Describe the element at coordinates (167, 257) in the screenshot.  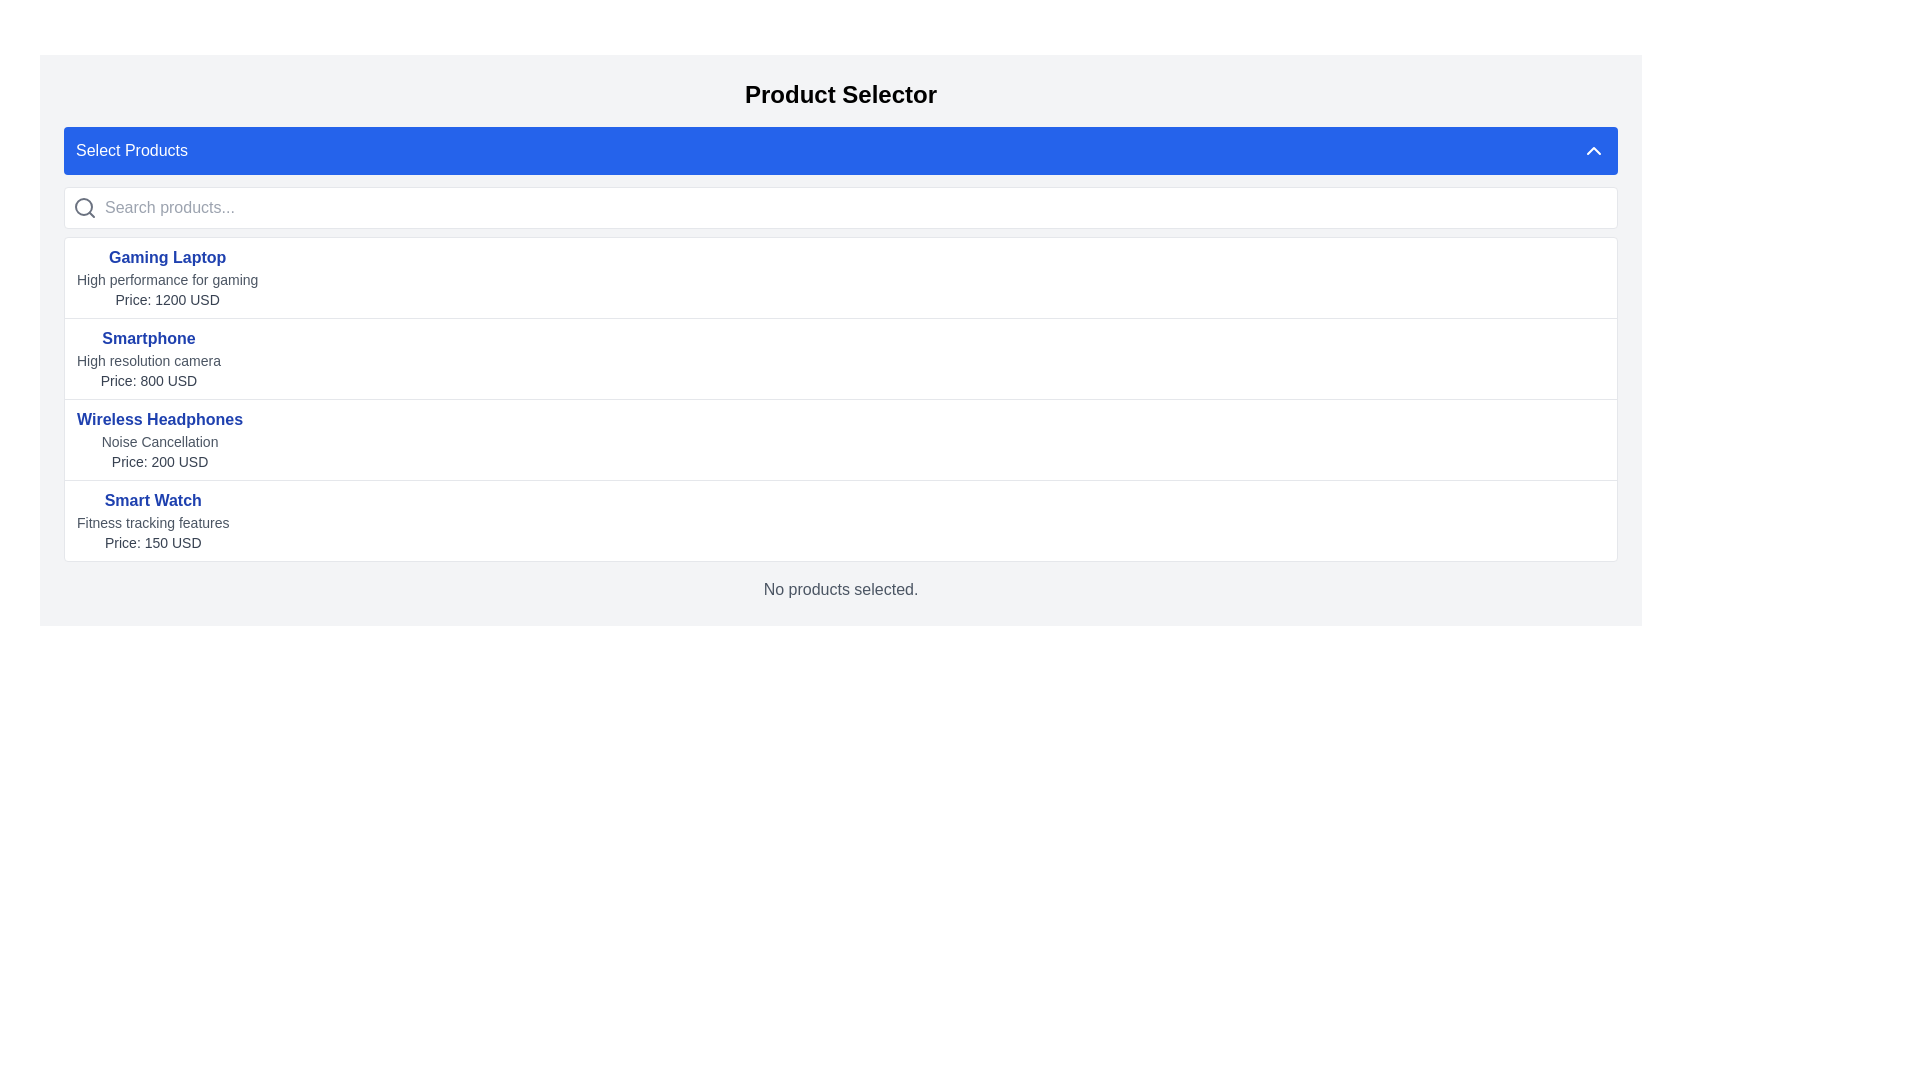
I see `text content of the bold and blue 'Gaming Laptop' label located at the top of the product selection panel` at that location.